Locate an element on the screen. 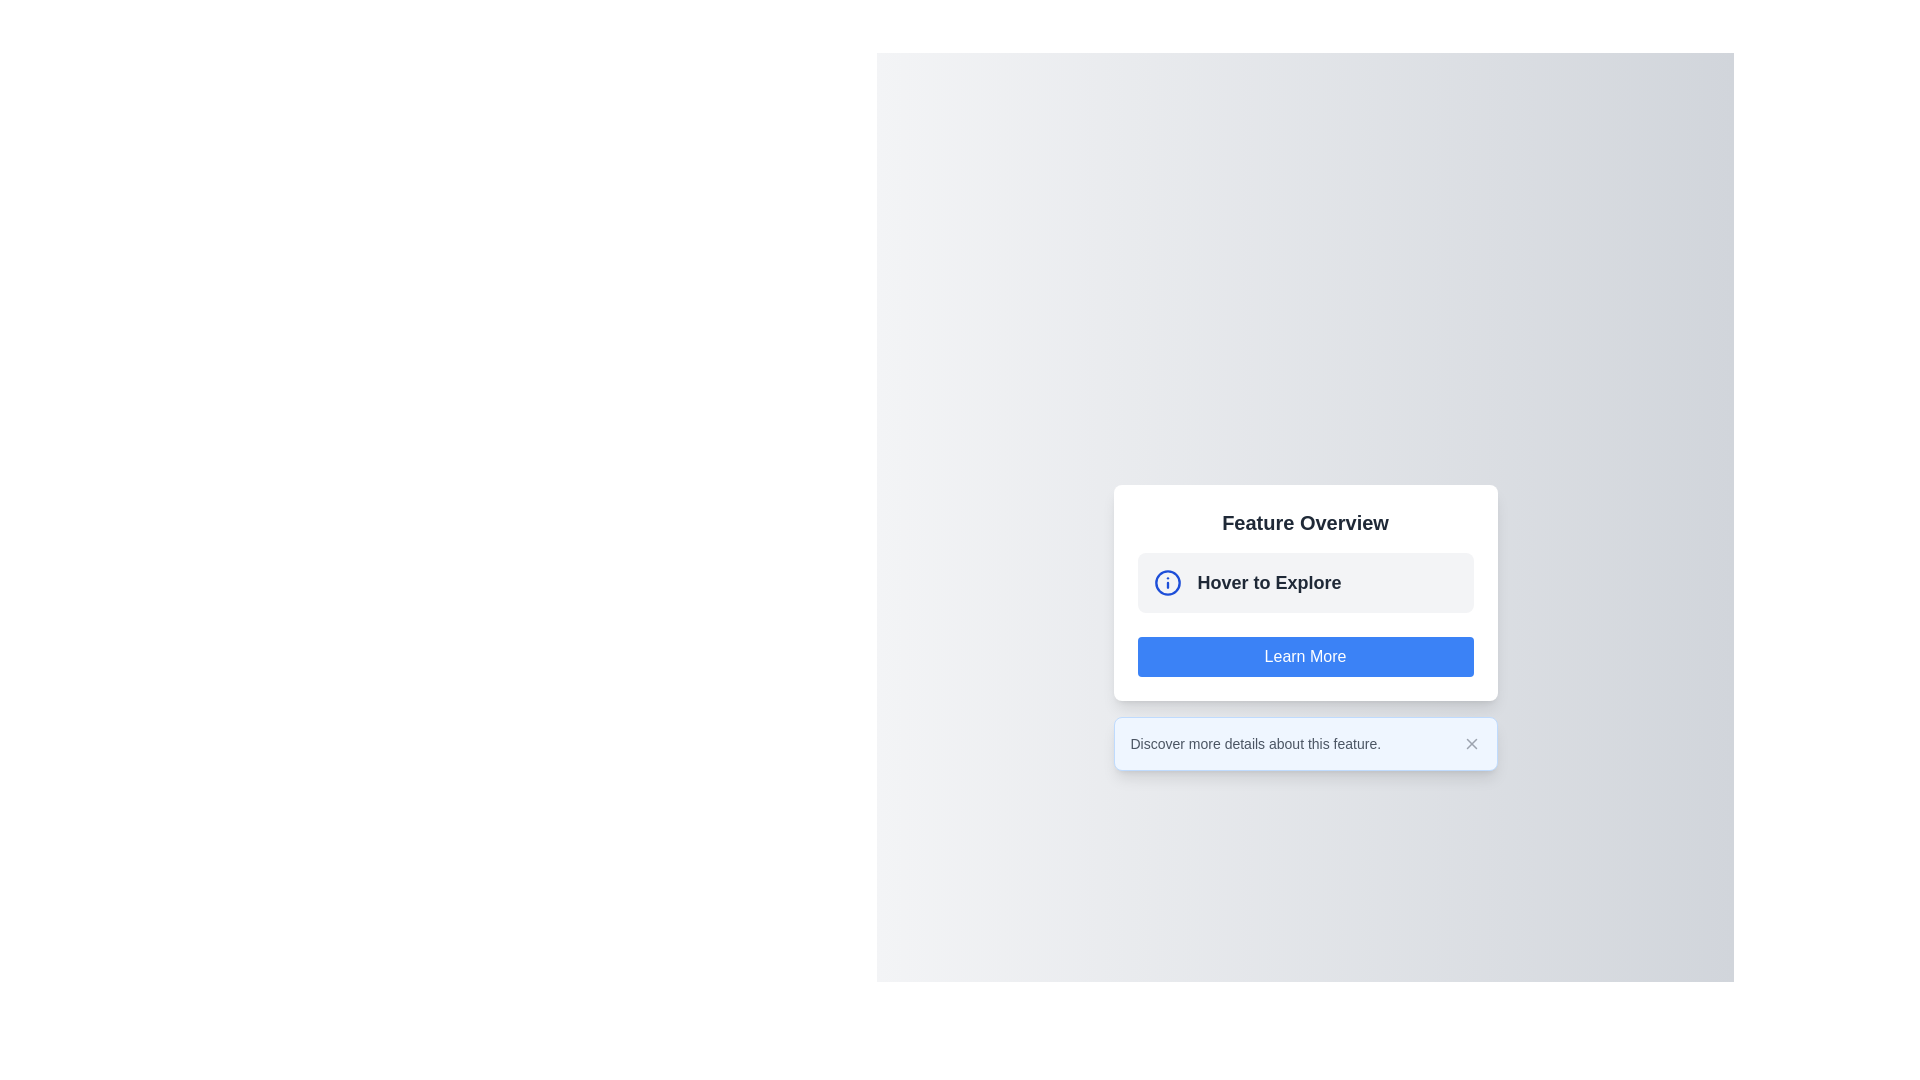 Image resolution: width=1920 pixels, height=1080 pixels. the circle element of the information icon, which indicates additional information or a tooltip upon interaction is located at coordinates (1167, 582).